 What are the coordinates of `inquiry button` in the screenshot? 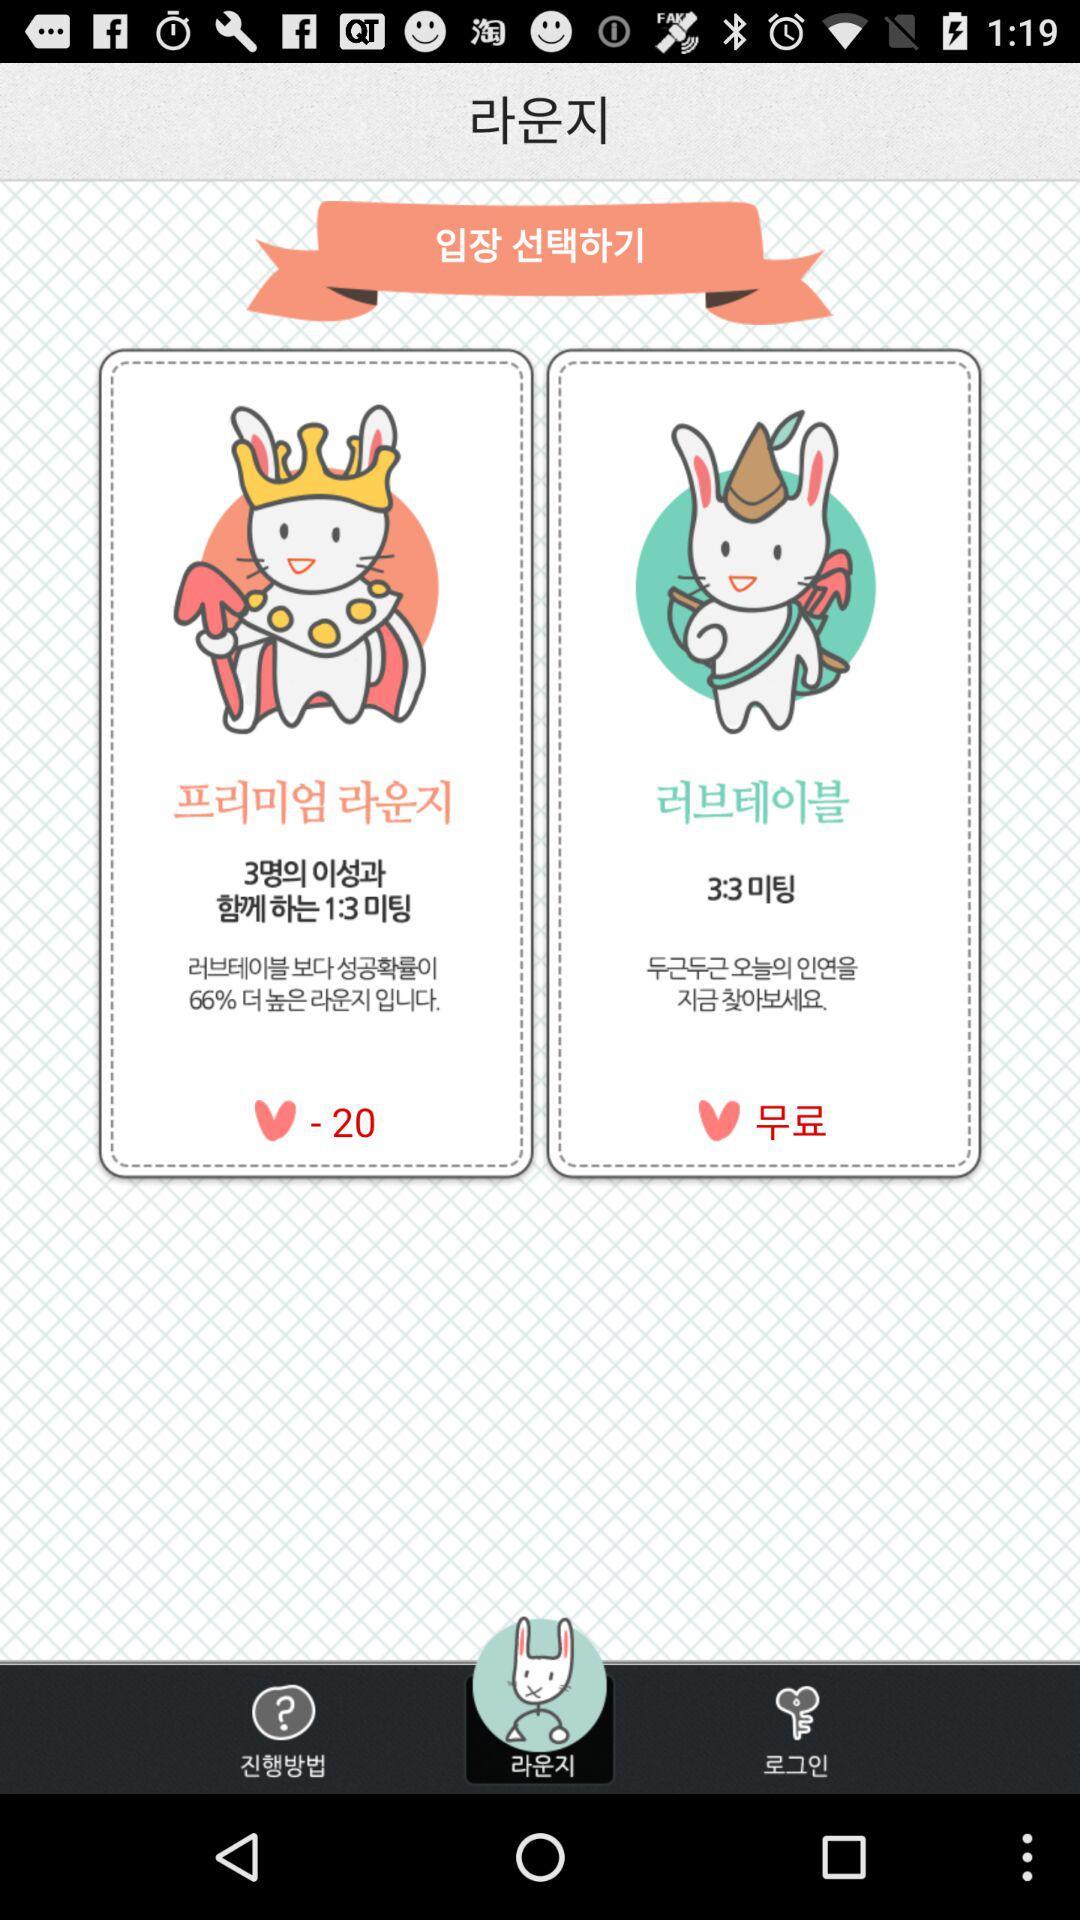 It's located at (282, 1728).